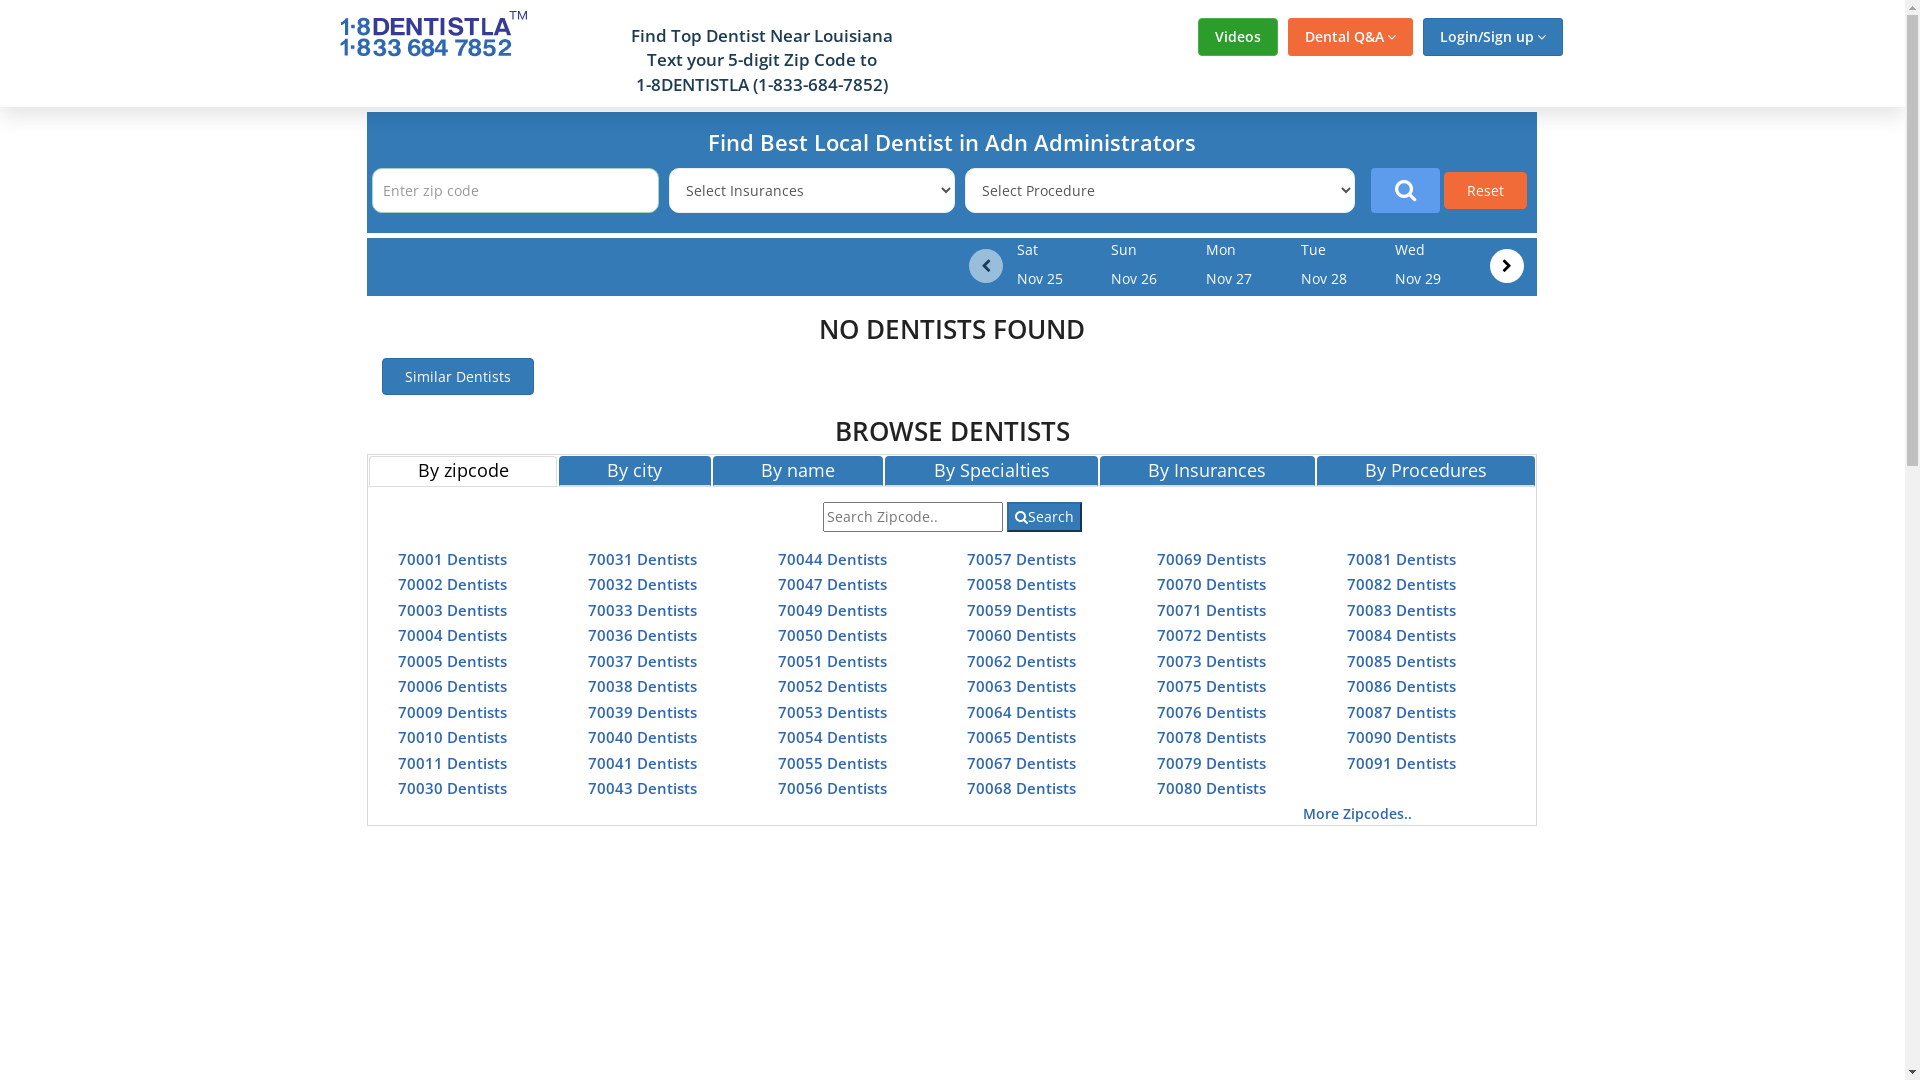 This screenshot has width=1920, height=1080. I want to click on '70006 Dentists', so click(451, 685).